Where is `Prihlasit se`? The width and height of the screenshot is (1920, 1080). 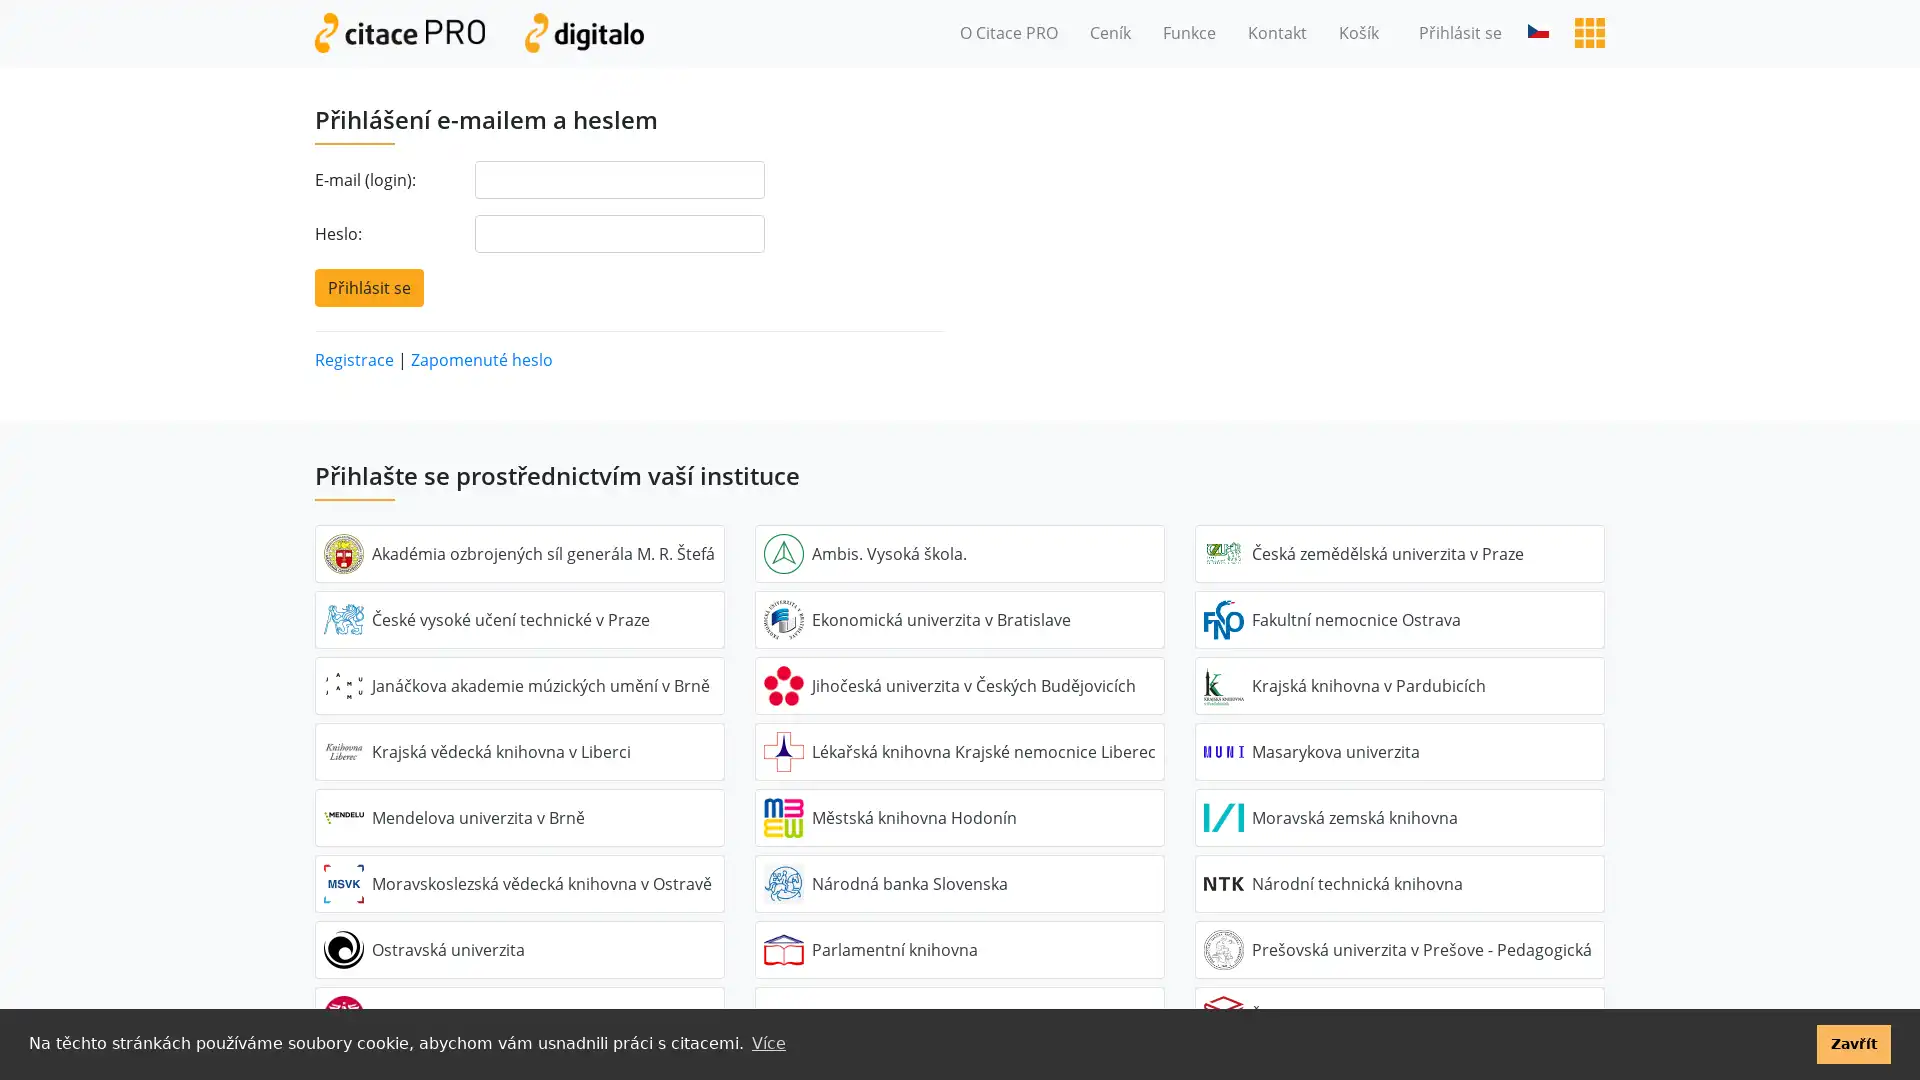 Prihlasit se is located at coordinates (369, 286).